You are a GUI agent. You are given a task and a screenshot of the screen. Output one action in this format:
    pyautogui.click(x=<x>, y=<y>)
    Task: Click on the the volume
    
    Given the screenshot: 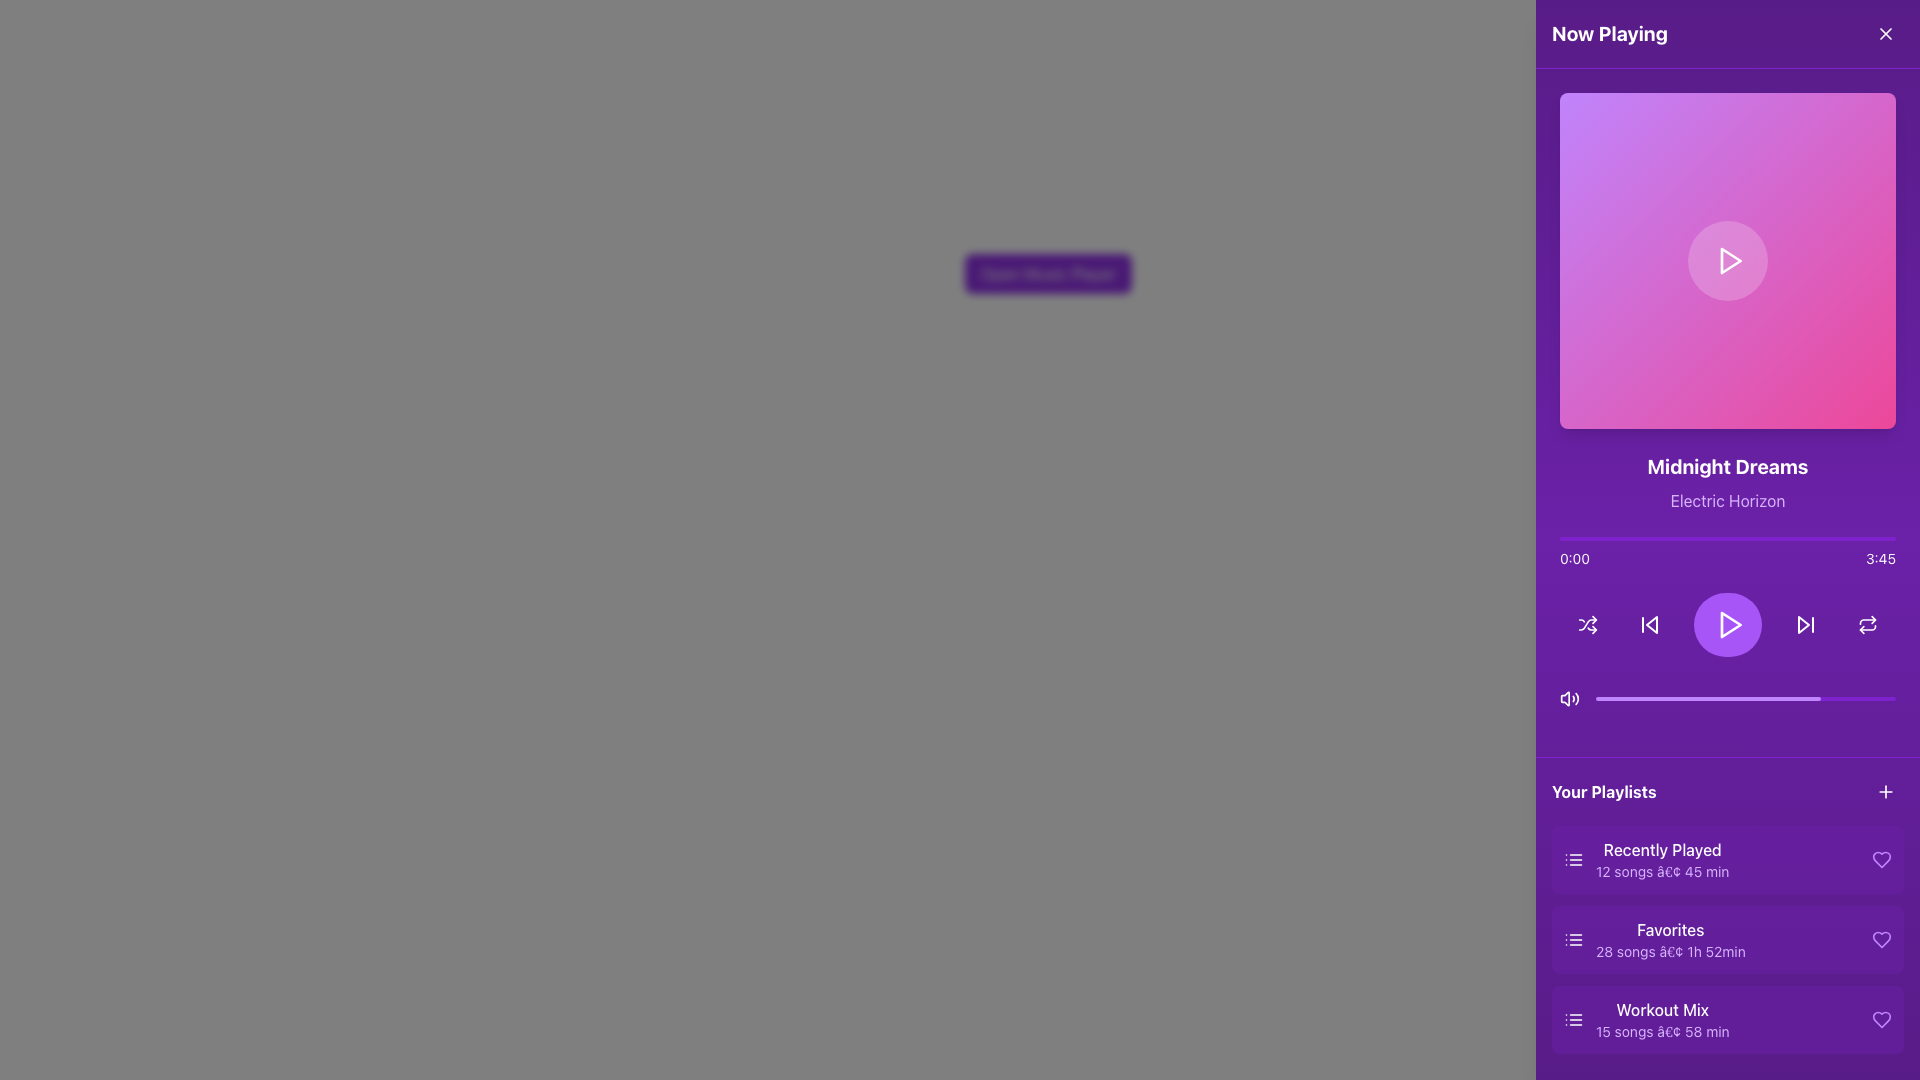 What is the action you would take?
    pyautogui.click(x=1829, y=697)
    